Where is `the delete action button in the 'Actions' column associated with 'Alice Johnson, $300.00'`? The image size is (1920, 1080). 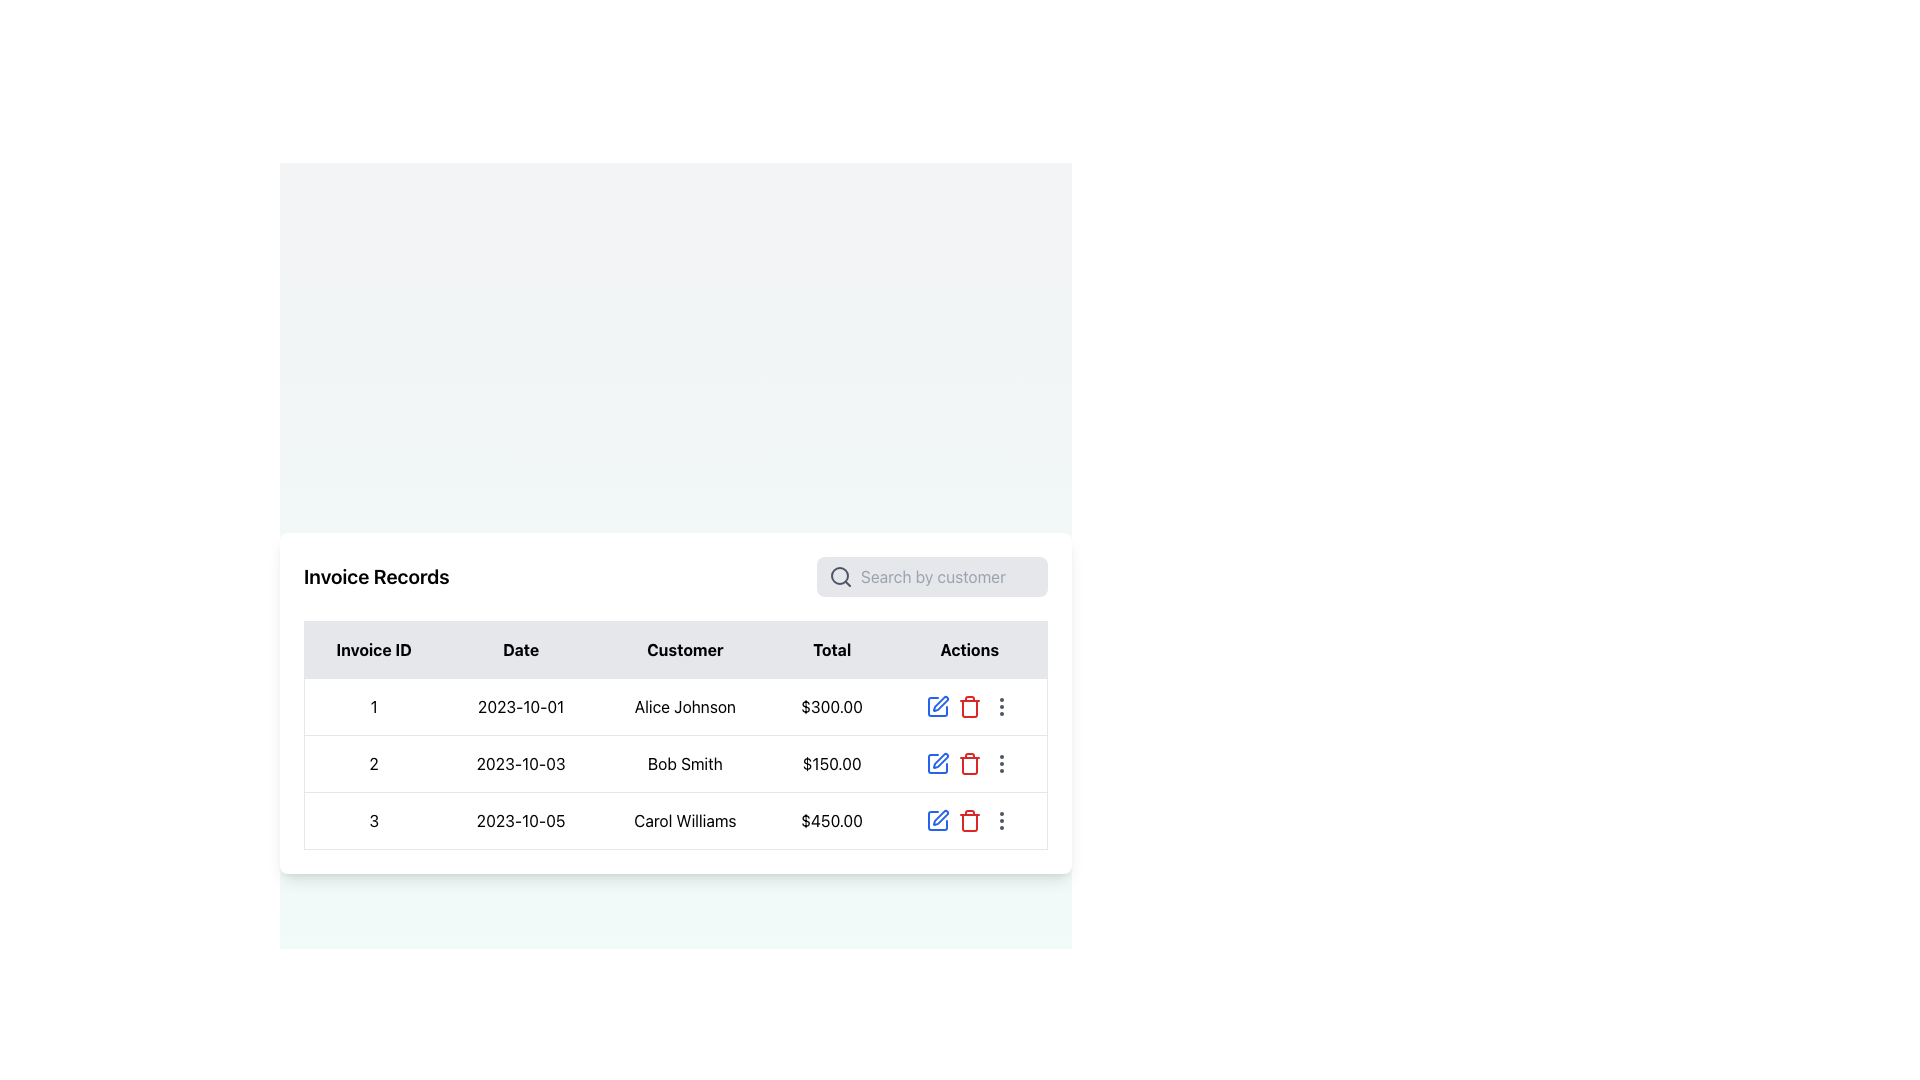
the delete action button in the 'Actions' column associated with 'Alice Johnson, $300.00' is located at coordinates (969, 705).